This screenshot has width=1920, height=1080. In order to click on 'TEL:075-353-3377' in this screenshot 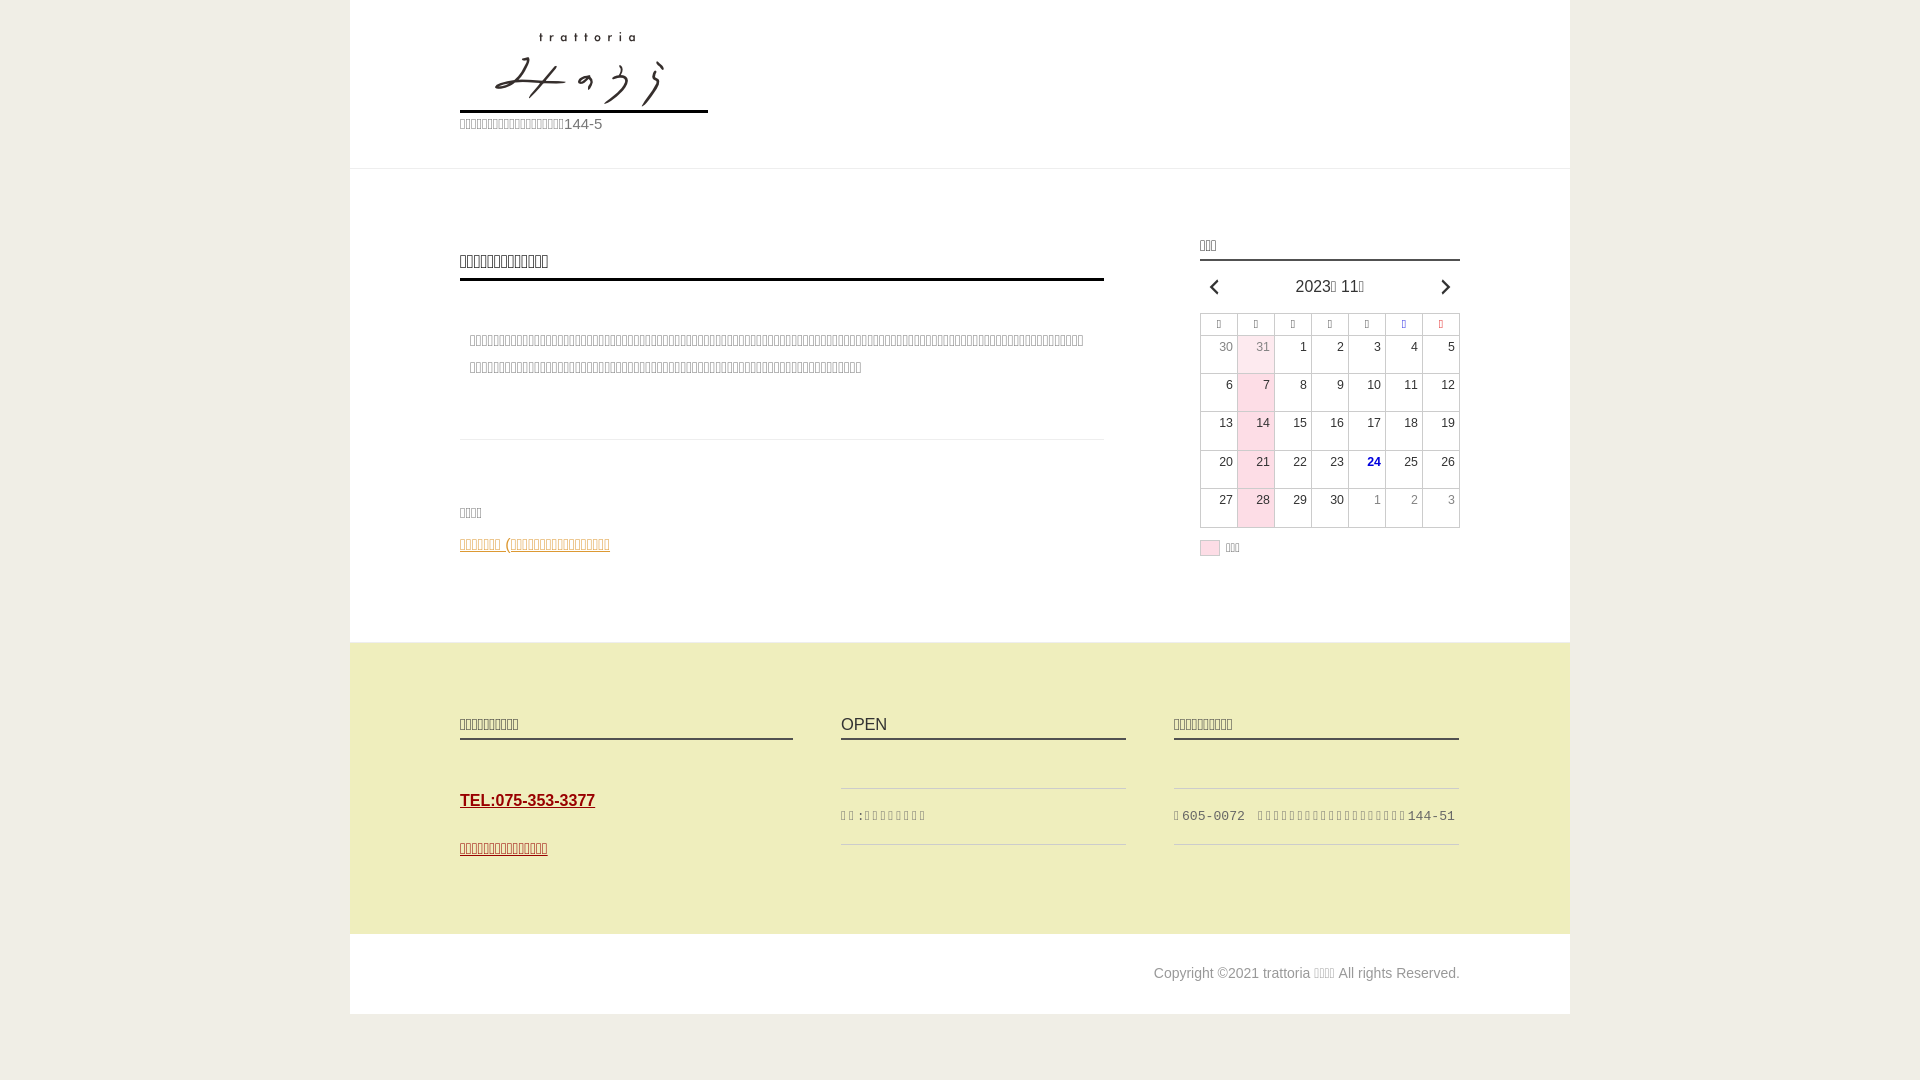, I will do `click(459, 799)`.